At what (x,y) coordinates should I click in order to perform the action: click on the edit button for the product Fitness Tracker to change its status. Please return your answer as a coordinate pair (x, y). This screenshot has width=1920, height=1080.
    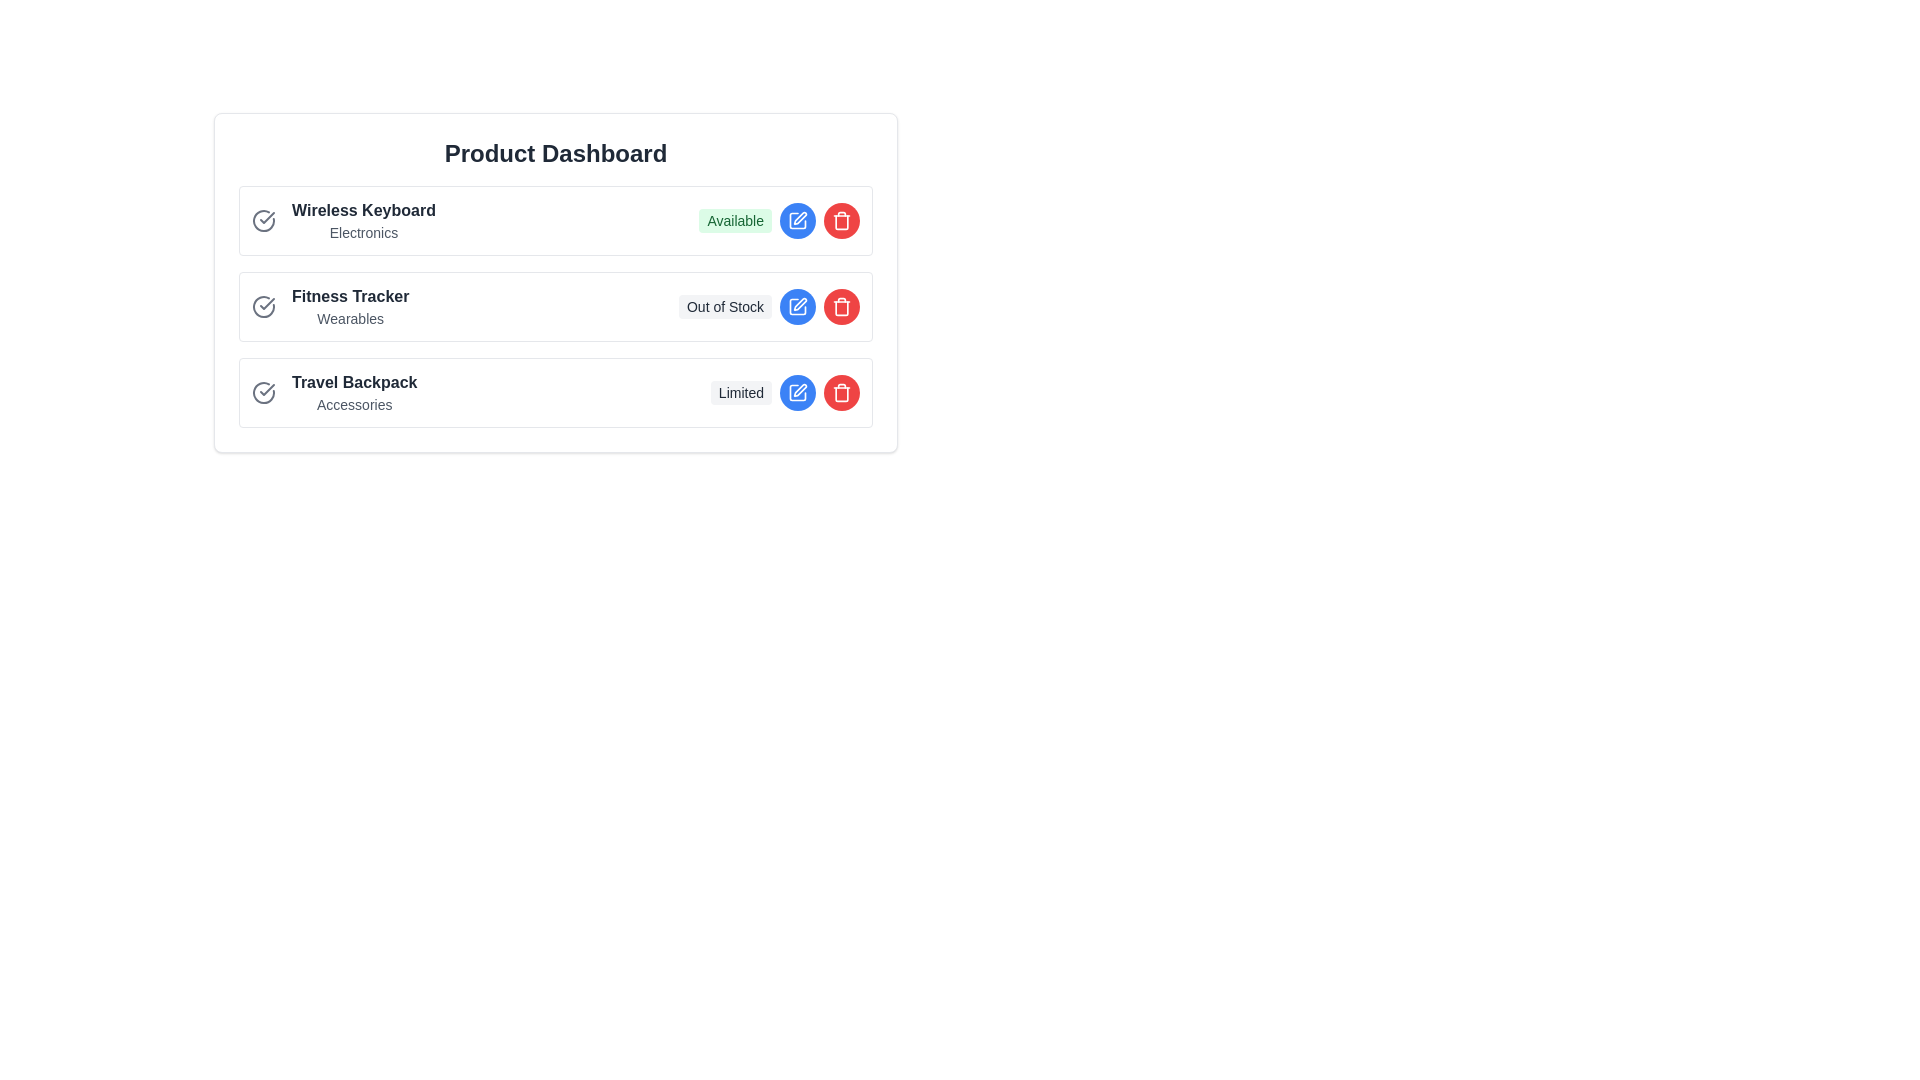
    Looking at the image, I should click on (796, 307).